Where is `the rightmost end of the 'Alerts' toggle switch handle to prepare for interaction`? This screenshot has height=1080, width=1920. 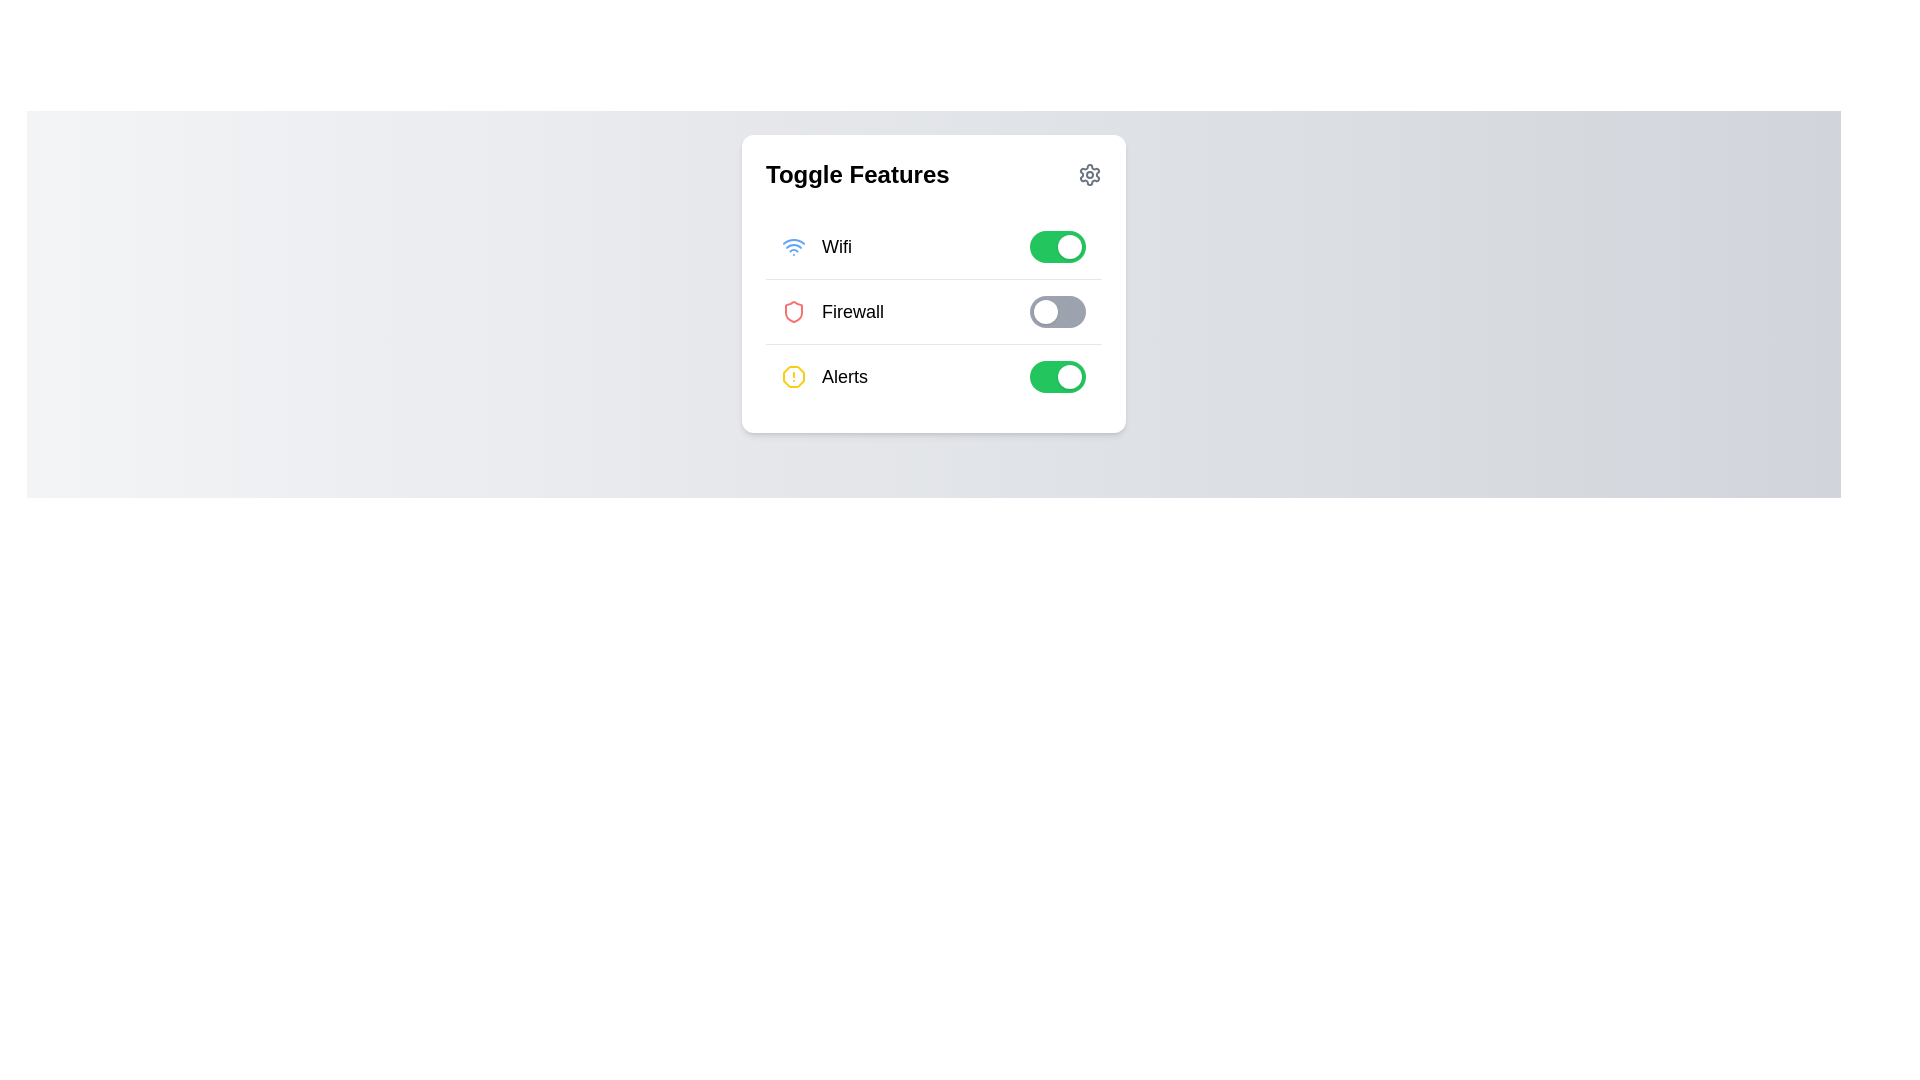
the rightmost end of the 'Alerts' toggle switch handle to prepare for interaction is located at coordinates (1069, 377).